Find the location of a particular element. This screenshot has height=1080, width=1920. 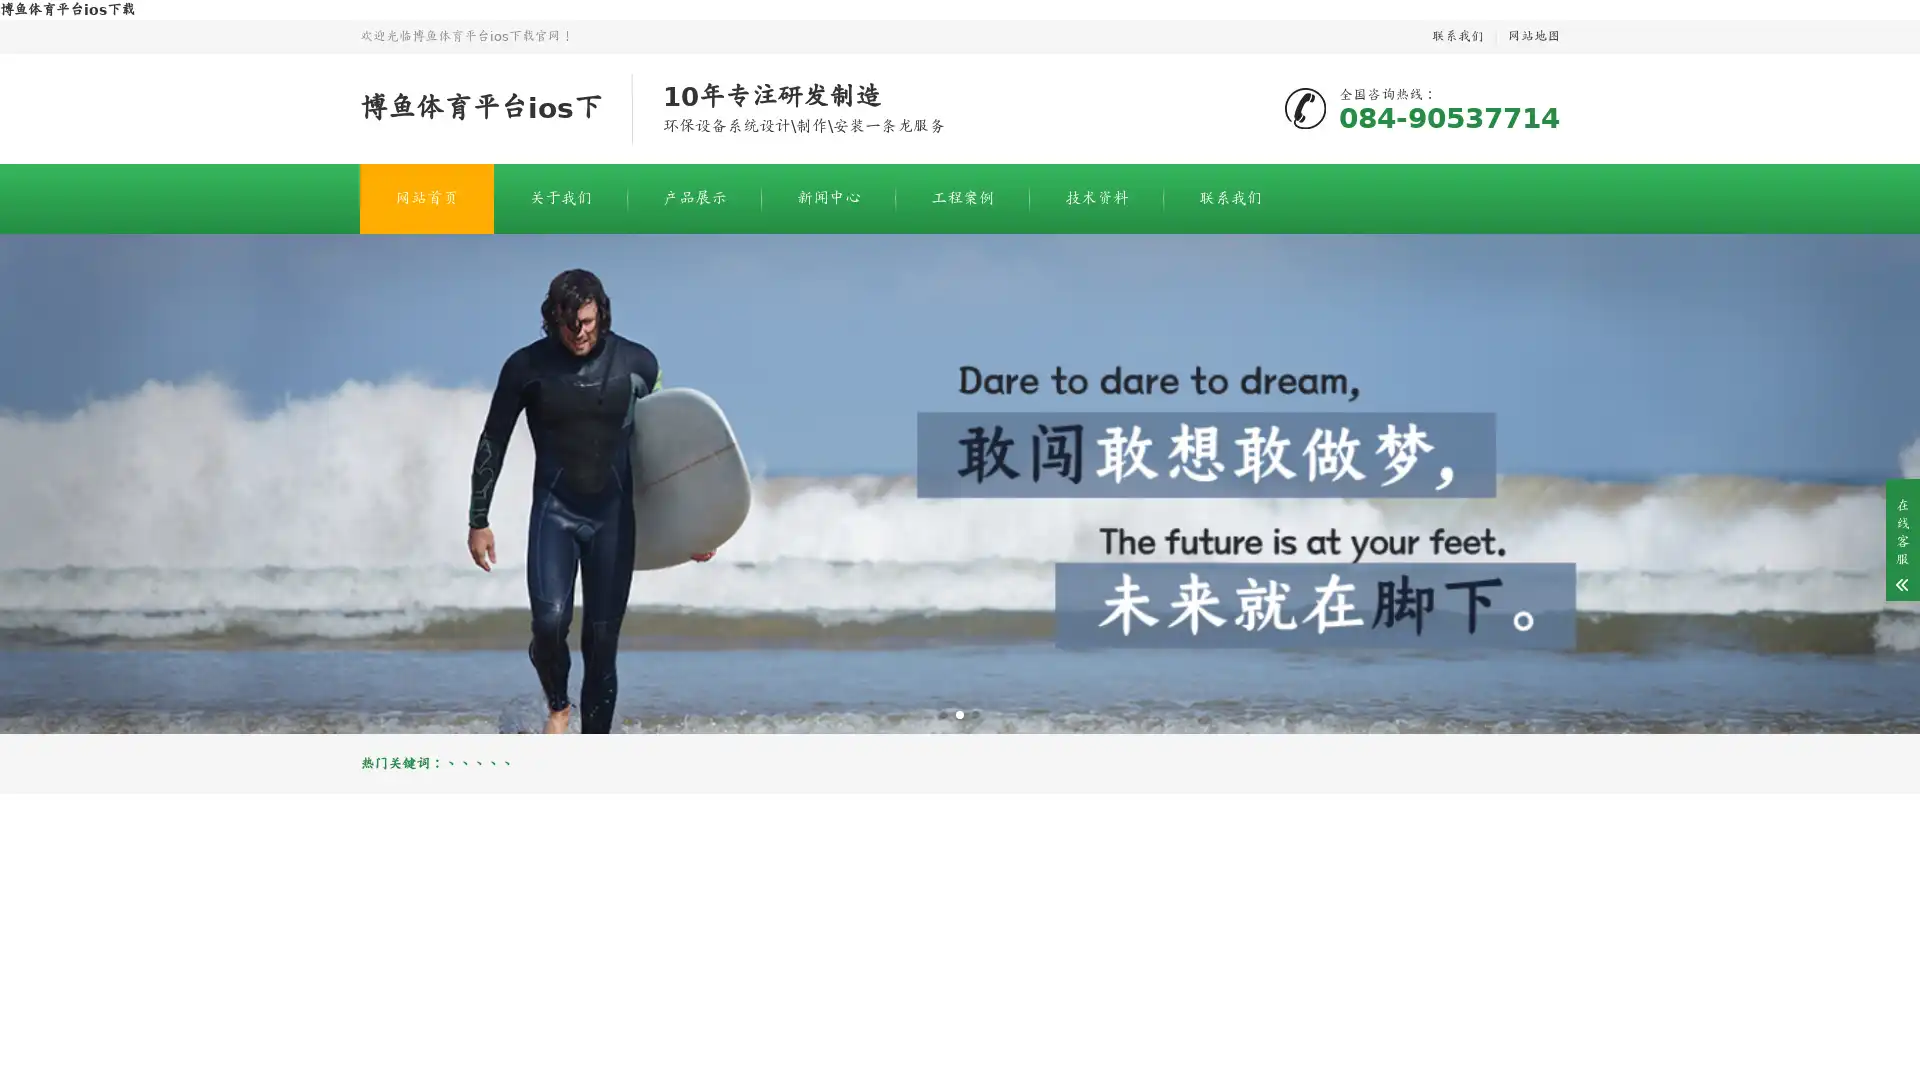

Go to slide 3 is located at coordinates (975, 713).